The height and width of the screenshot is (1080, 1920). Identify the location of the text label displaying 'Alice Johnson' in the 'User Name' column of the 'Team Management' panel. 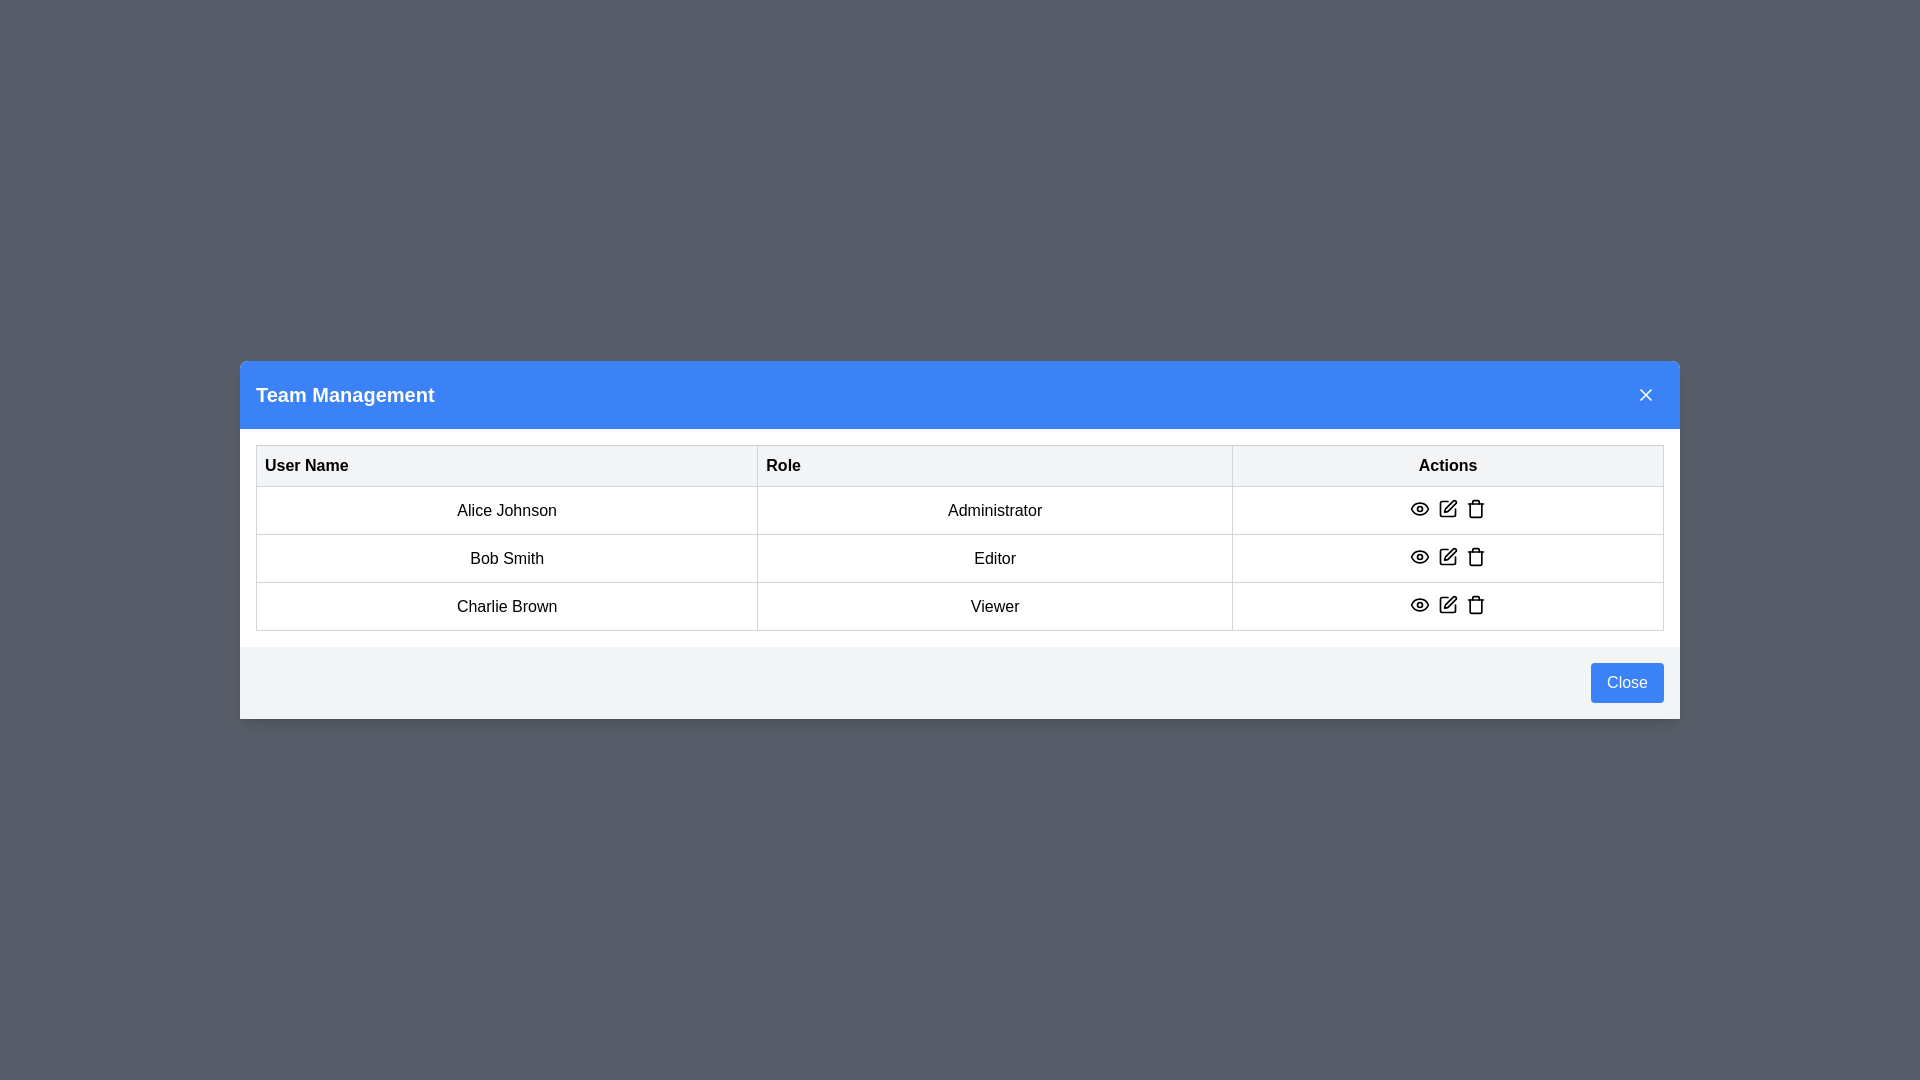
(507, 509).